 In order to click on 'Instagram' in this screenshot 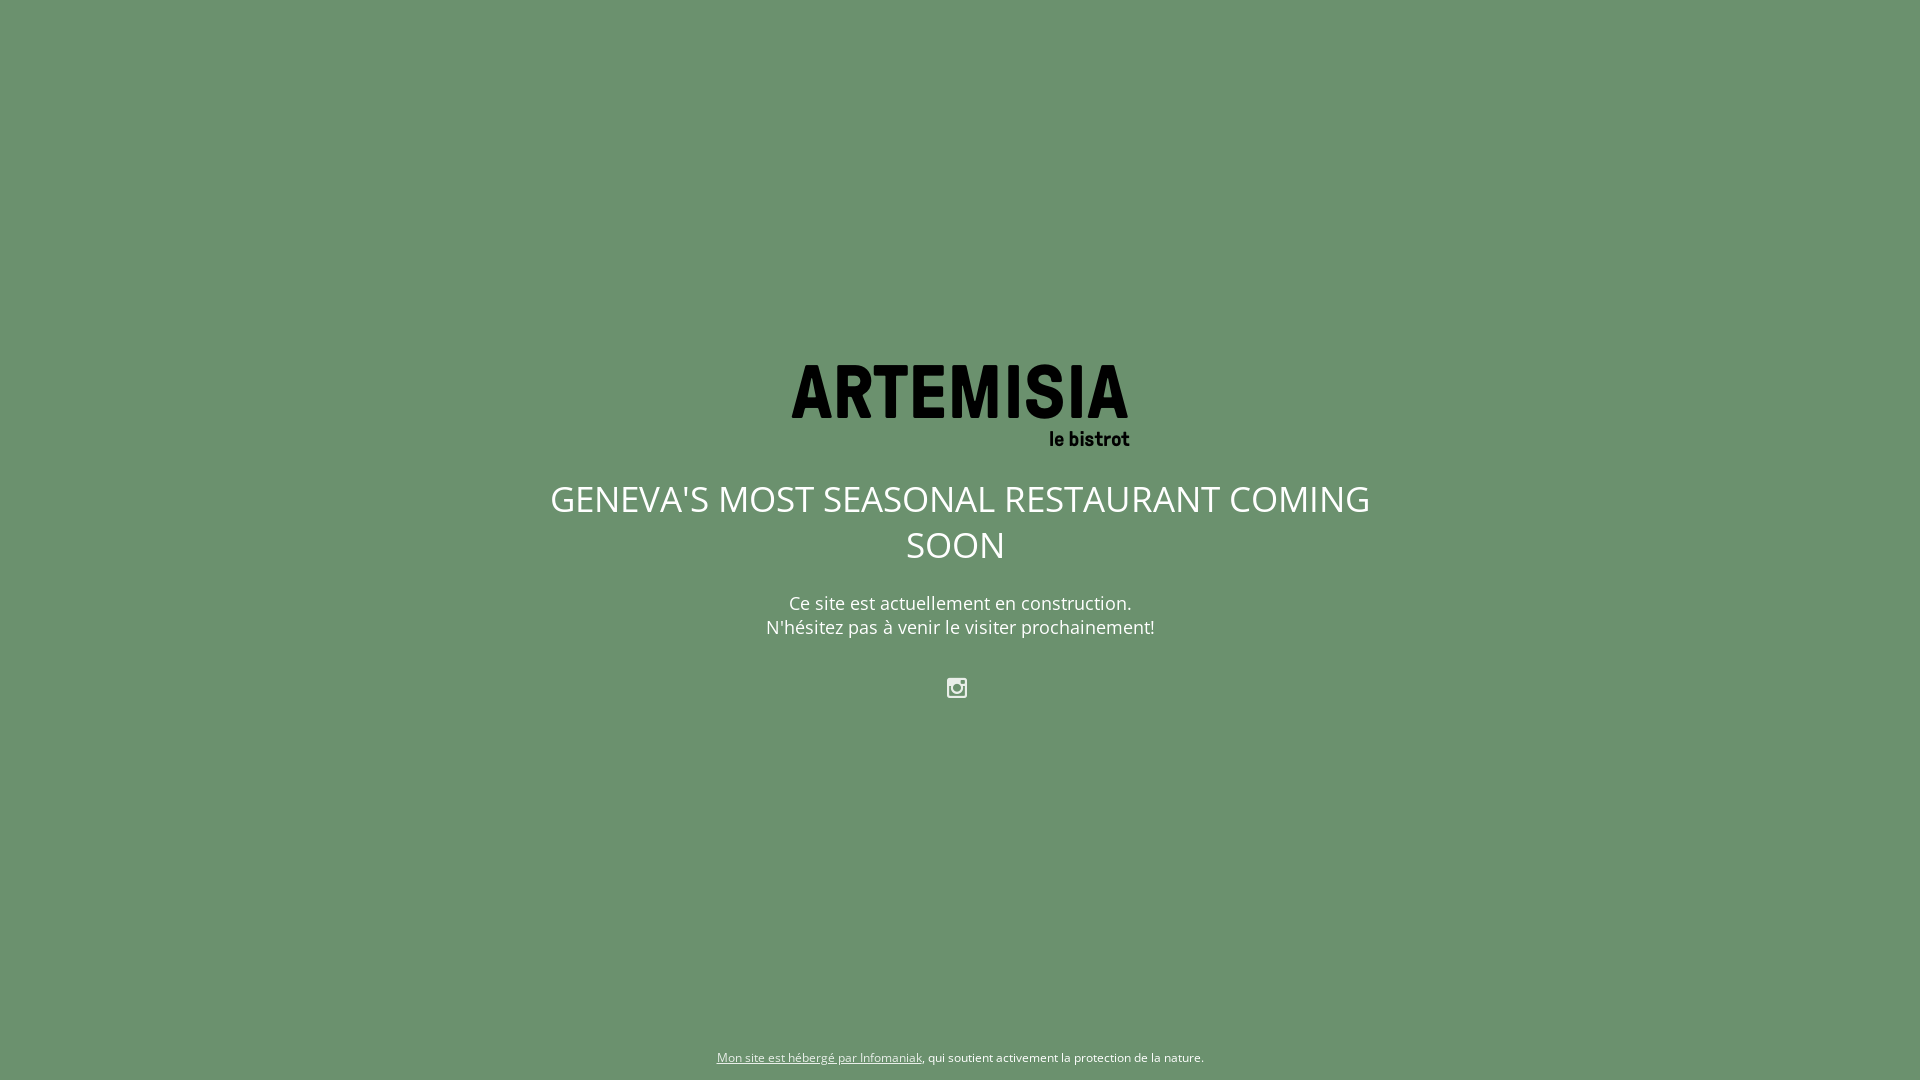, I will do `click(960, 685)`.